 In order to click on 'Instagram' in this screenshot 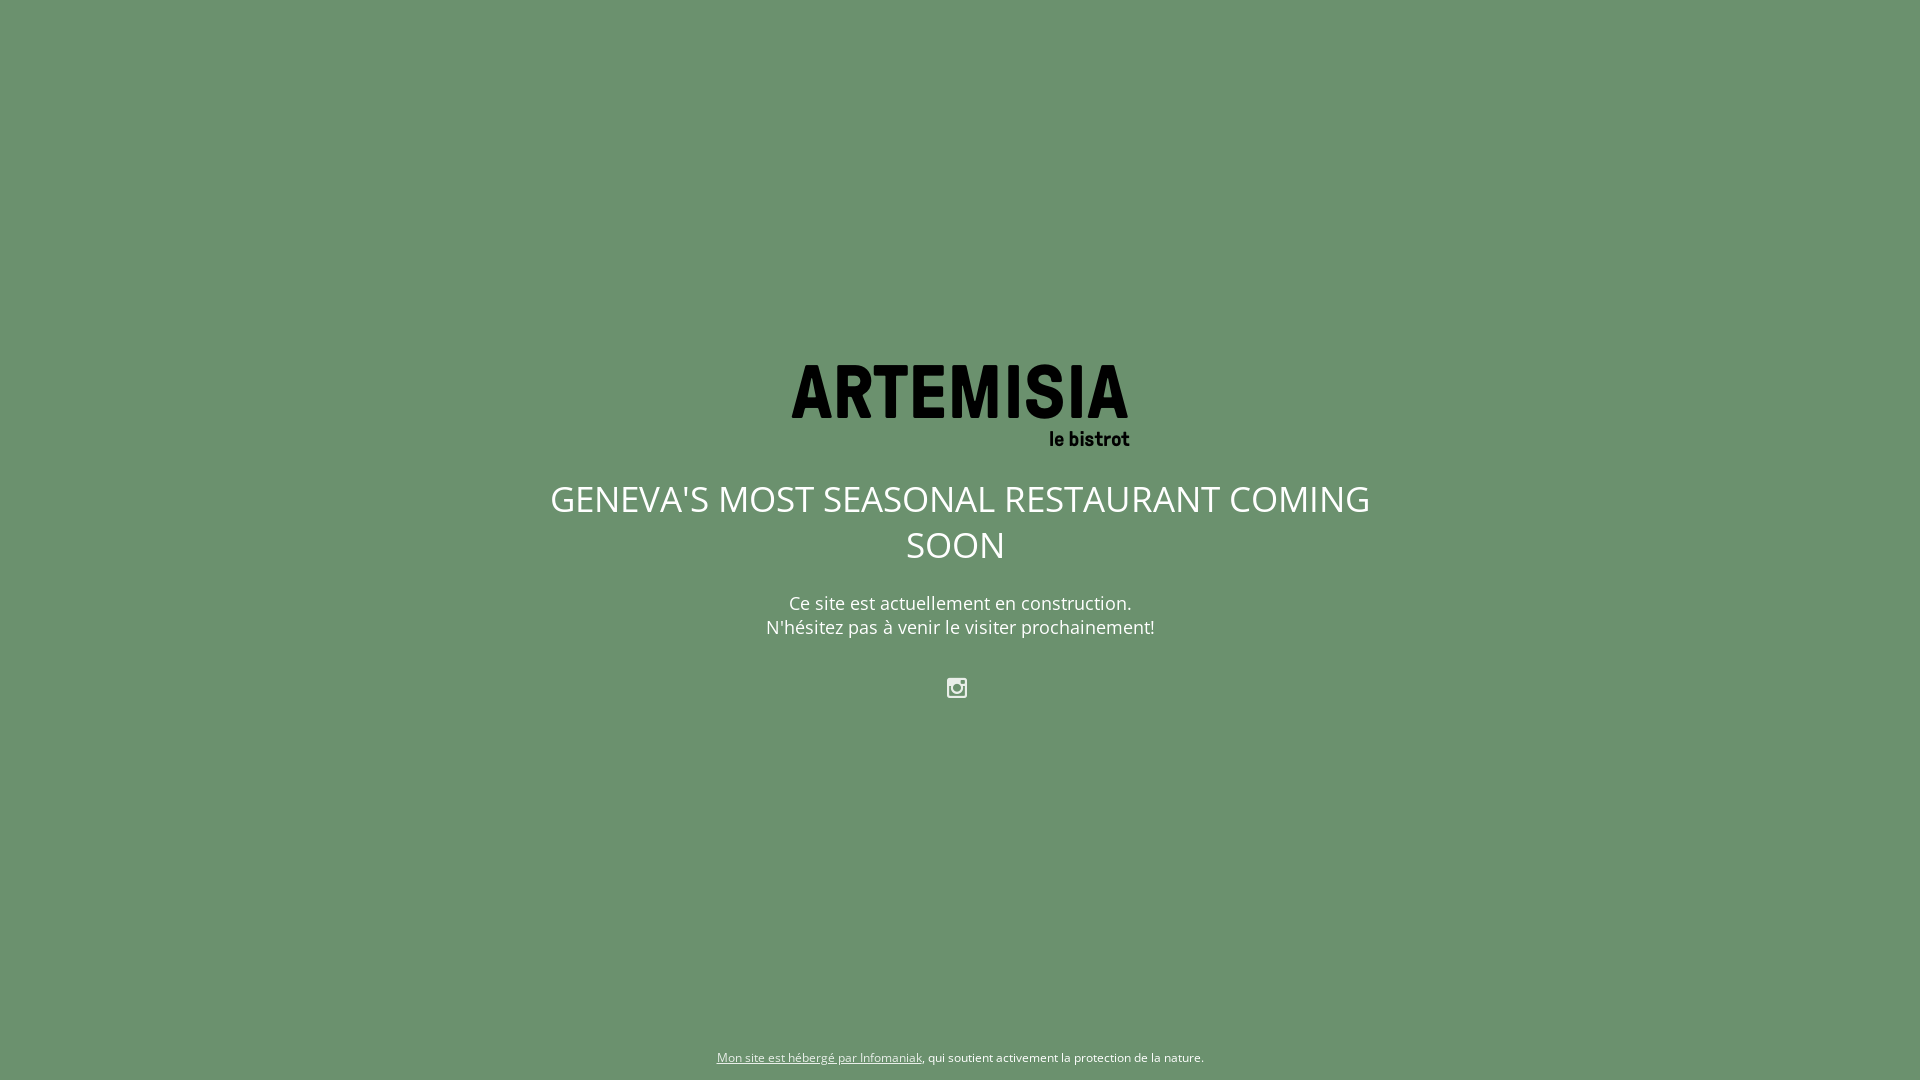, I will do `click(960, 685)`.